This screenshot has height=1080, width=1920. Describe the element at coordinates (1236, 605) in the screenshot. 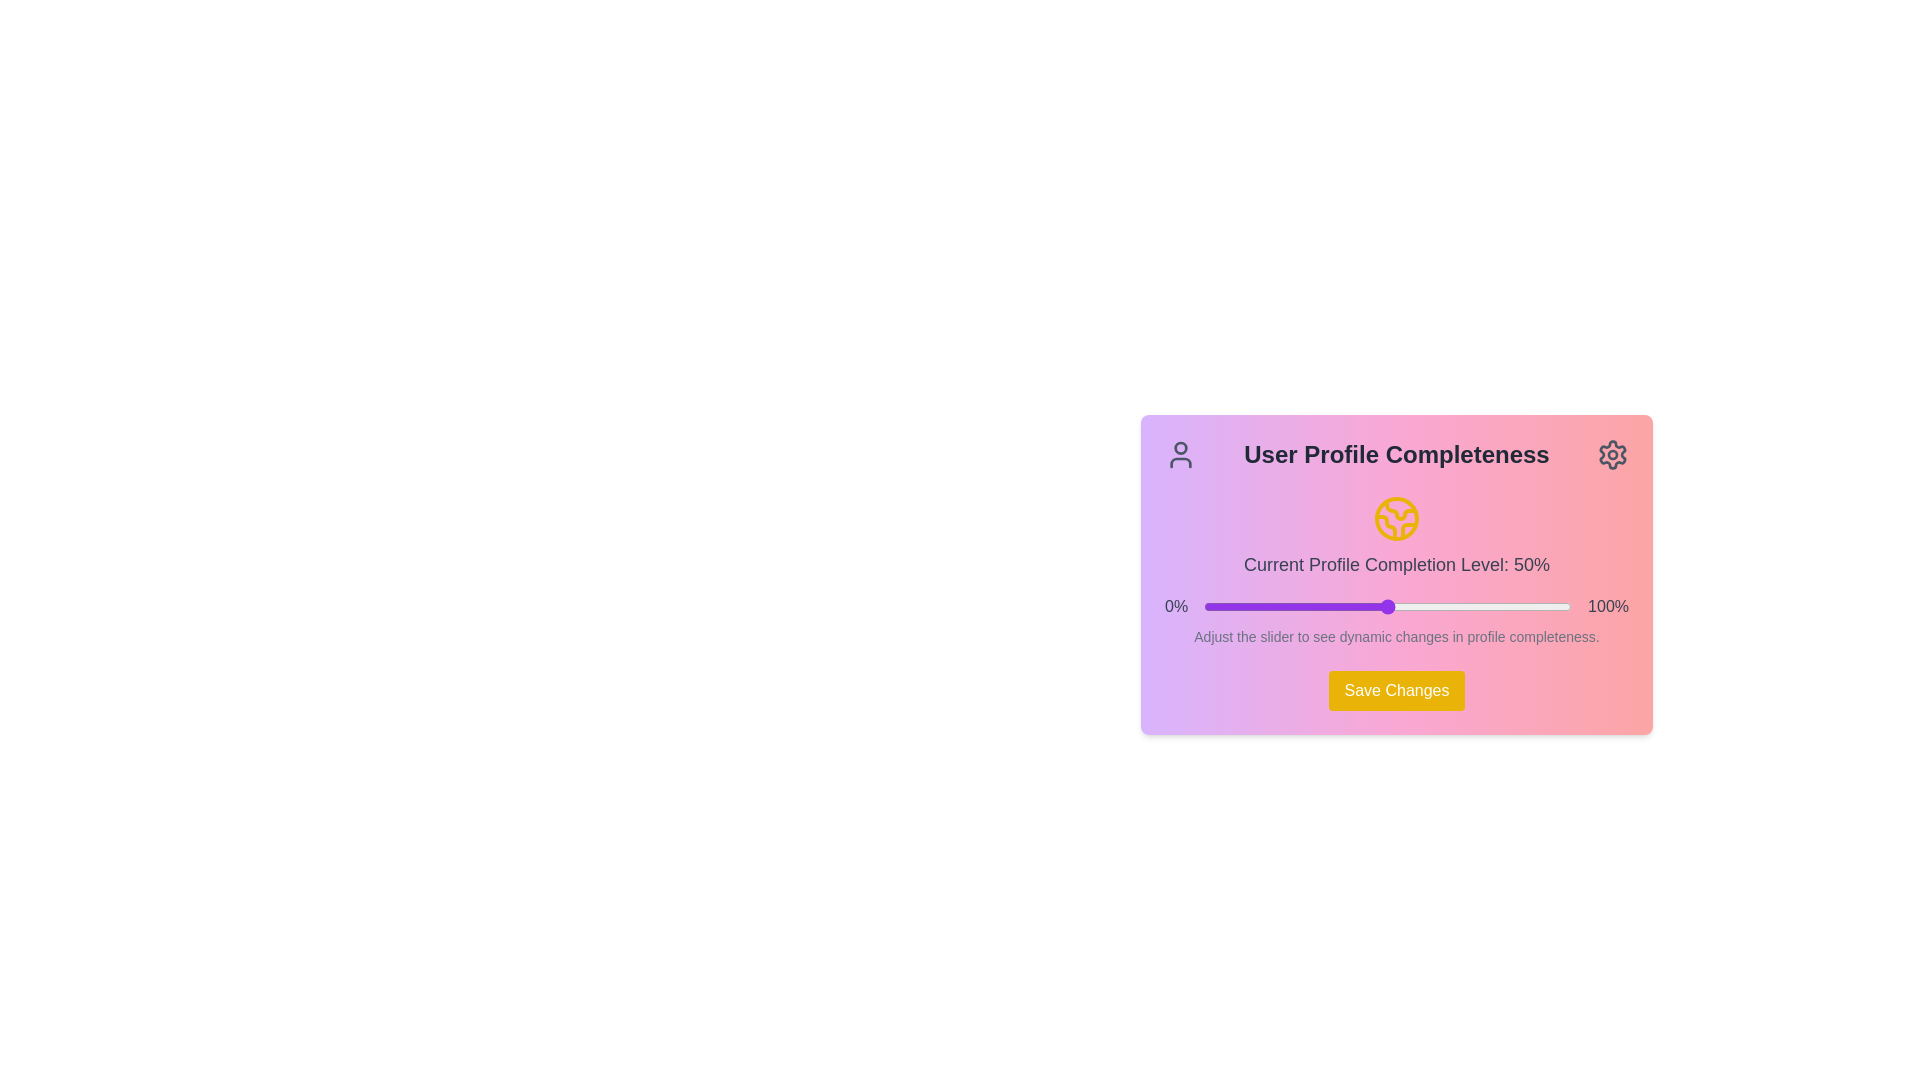

I see `the profile completion percentage` at that location.